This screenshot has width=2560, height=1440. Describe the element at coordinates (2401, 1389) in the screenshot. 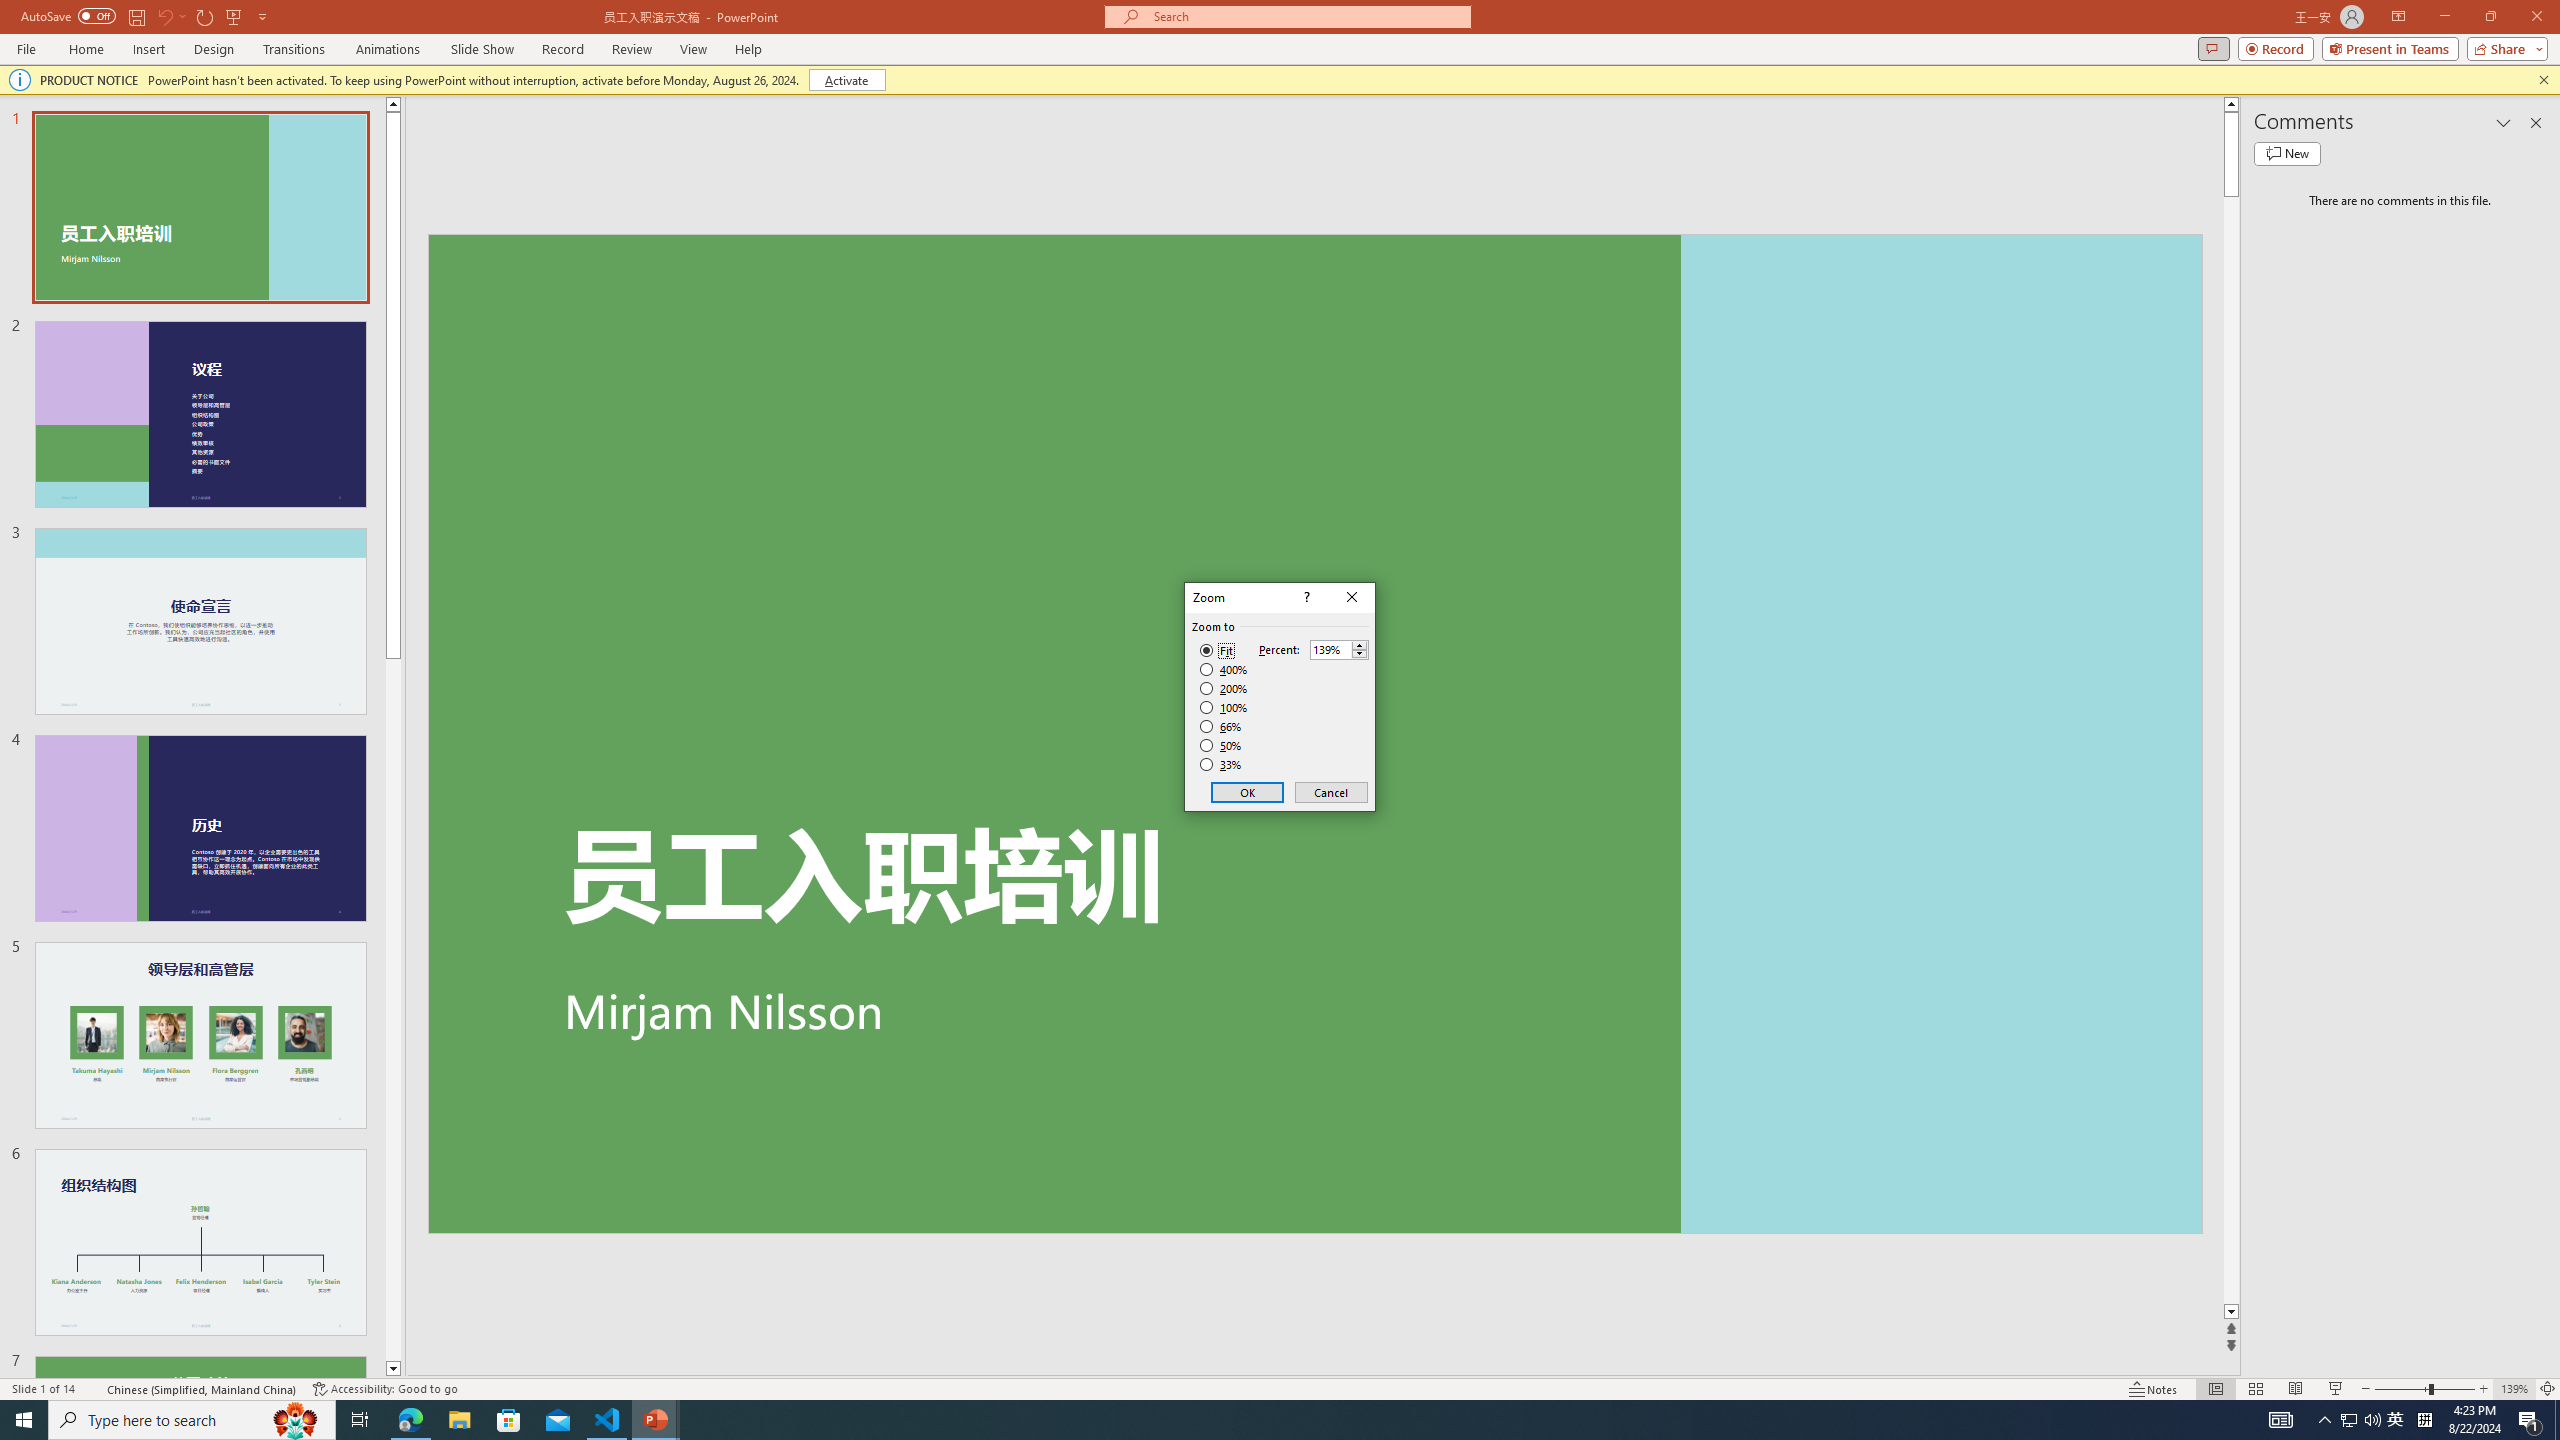

I see `'Zoom Out'` at that location.